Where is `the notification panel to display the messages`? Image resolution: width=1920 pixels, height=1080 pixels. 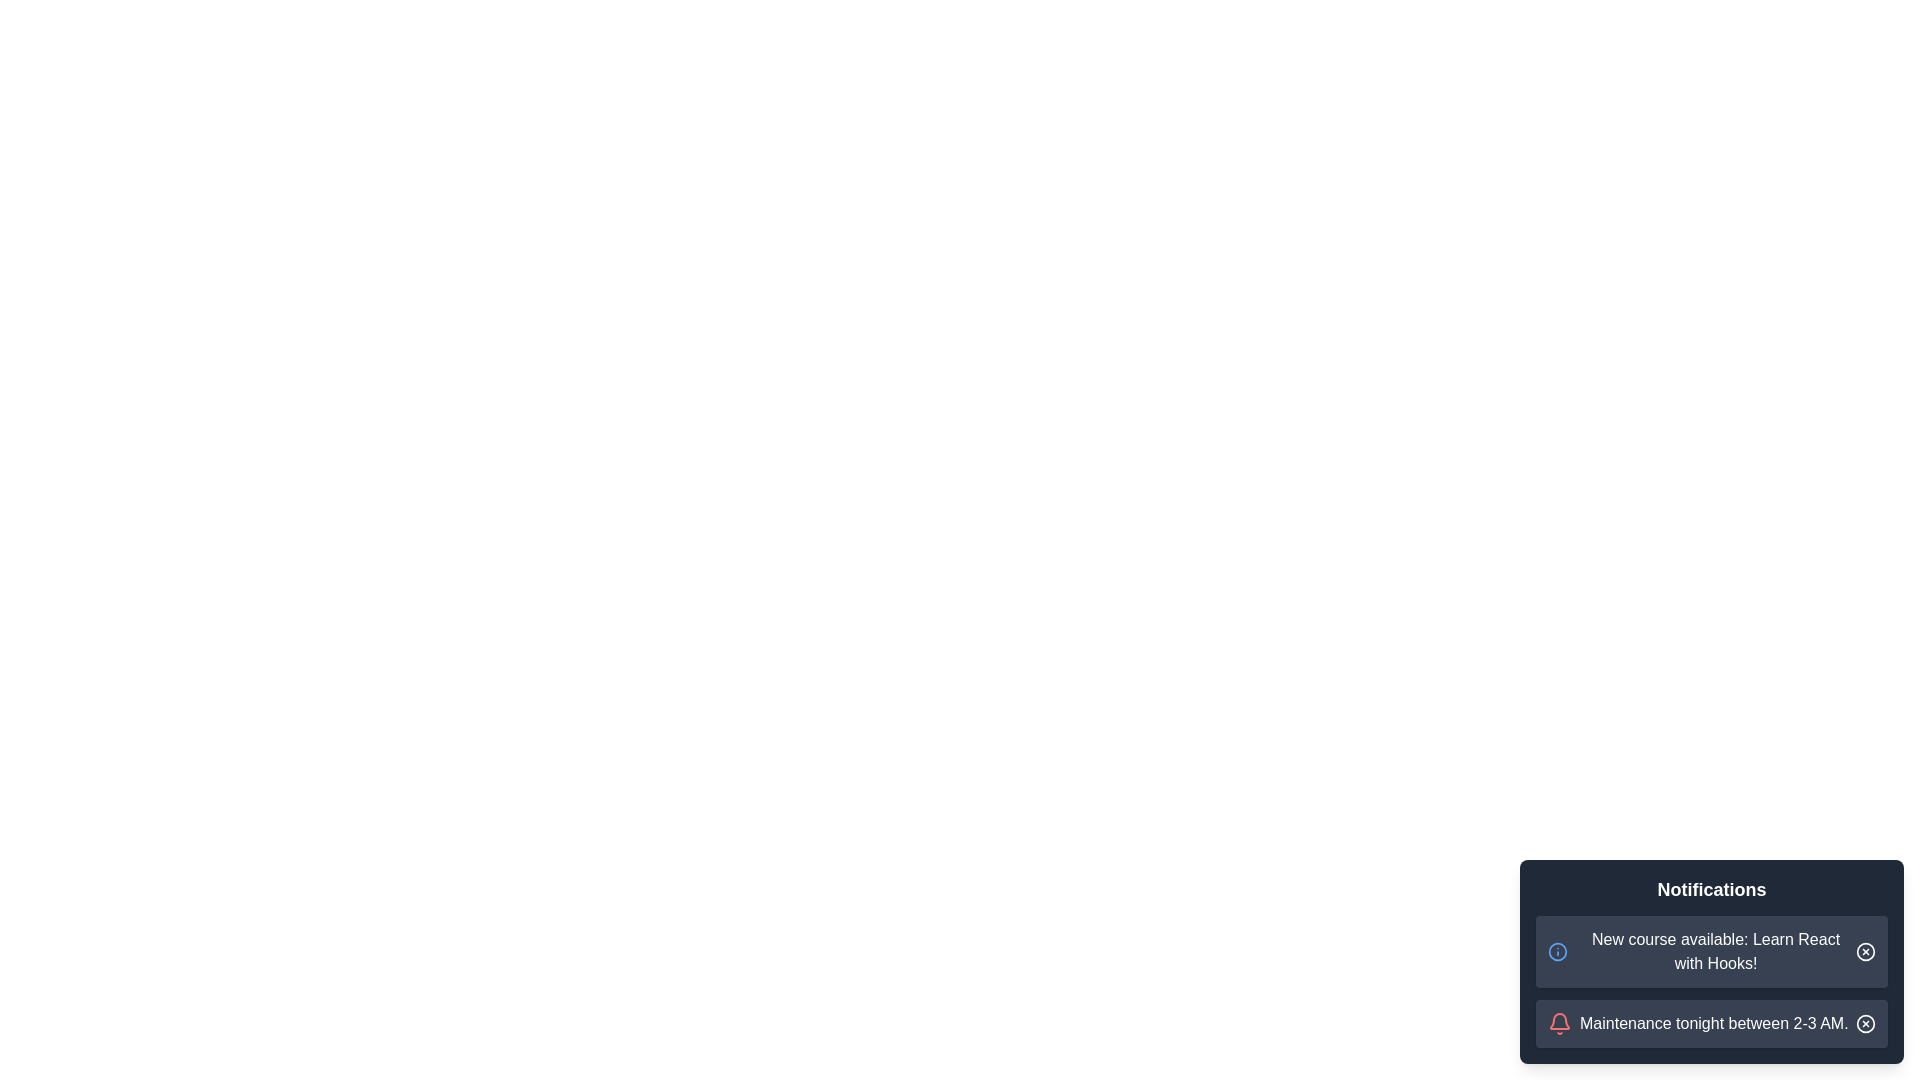 the notification panel to display the messages is located at coordinates (1711, 960).